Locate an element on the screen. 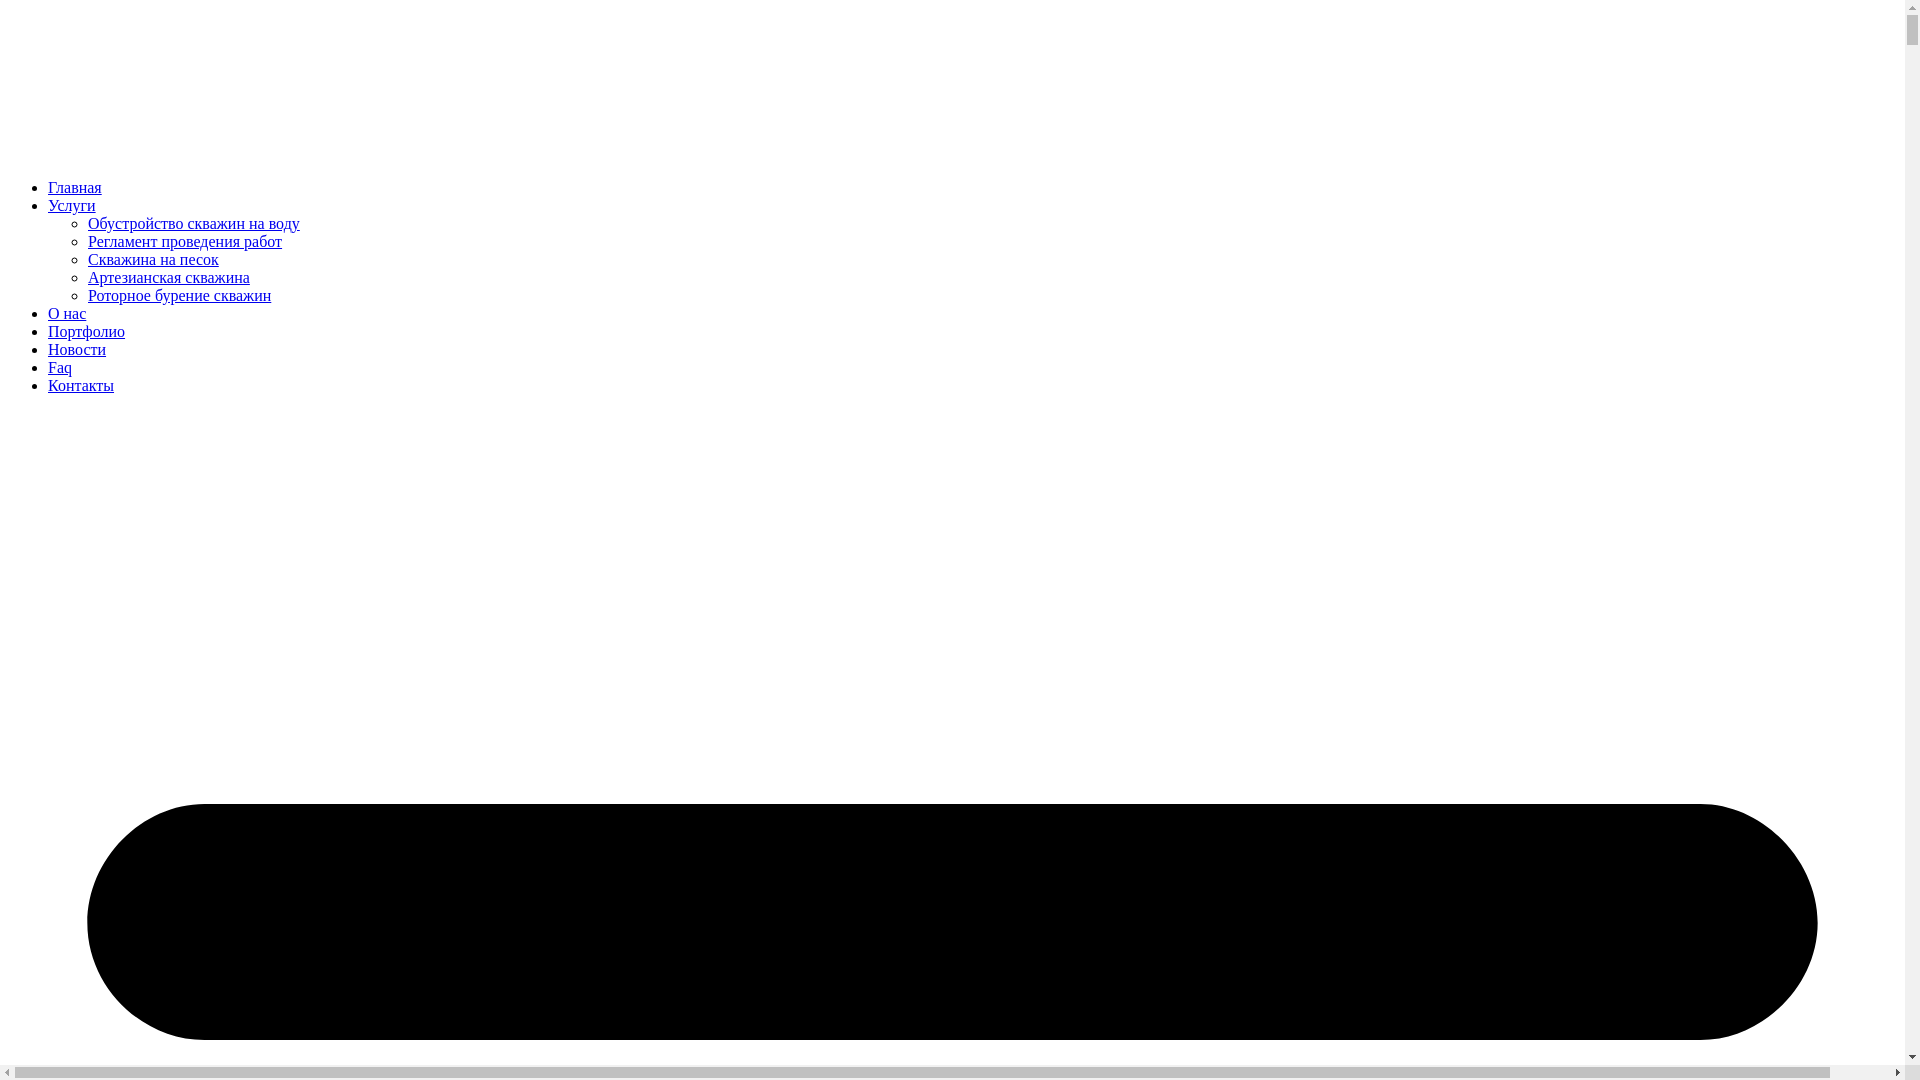 This screenshot has width=1920, height=1080. 'Faq' is located at coordinates (59, 367).